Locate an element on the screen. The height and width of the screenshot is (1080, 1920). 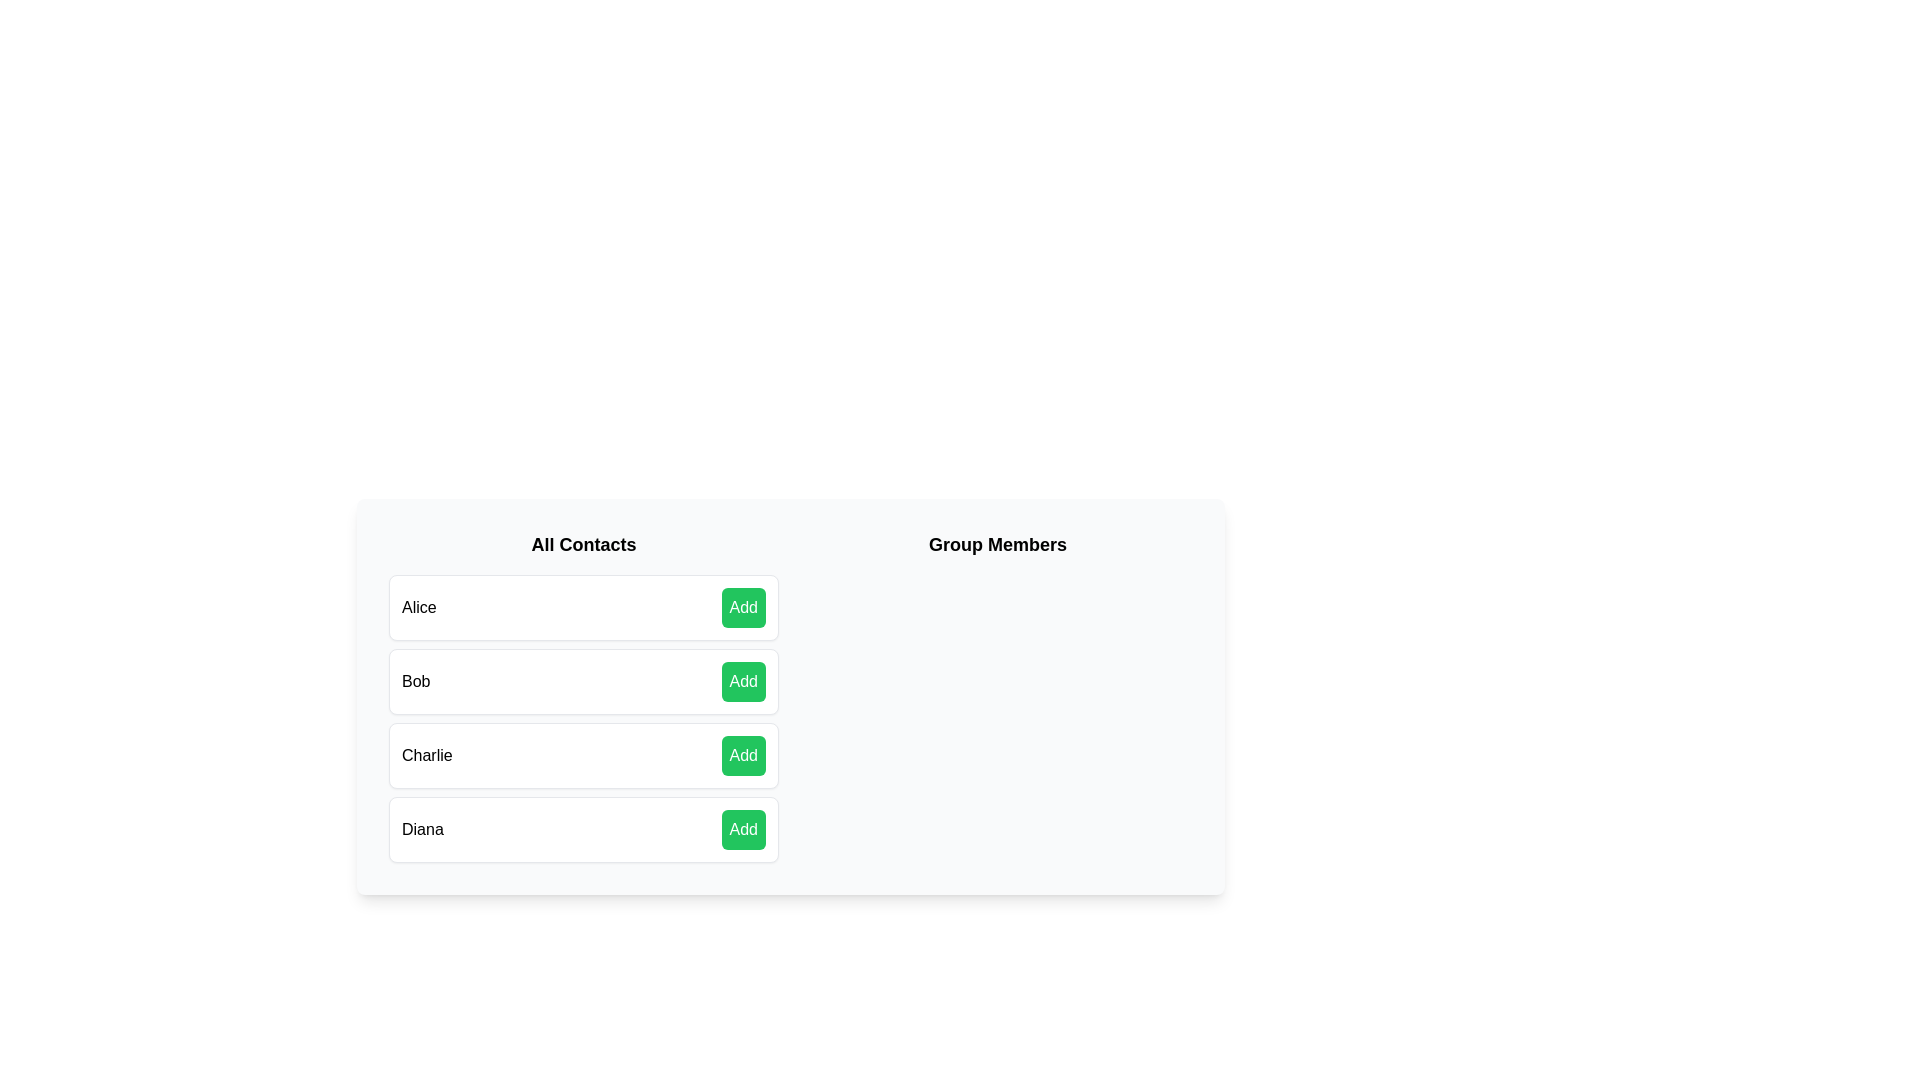
'Add' button next to the contact Charlie to add them to the group is located at coordinates (742, 756).